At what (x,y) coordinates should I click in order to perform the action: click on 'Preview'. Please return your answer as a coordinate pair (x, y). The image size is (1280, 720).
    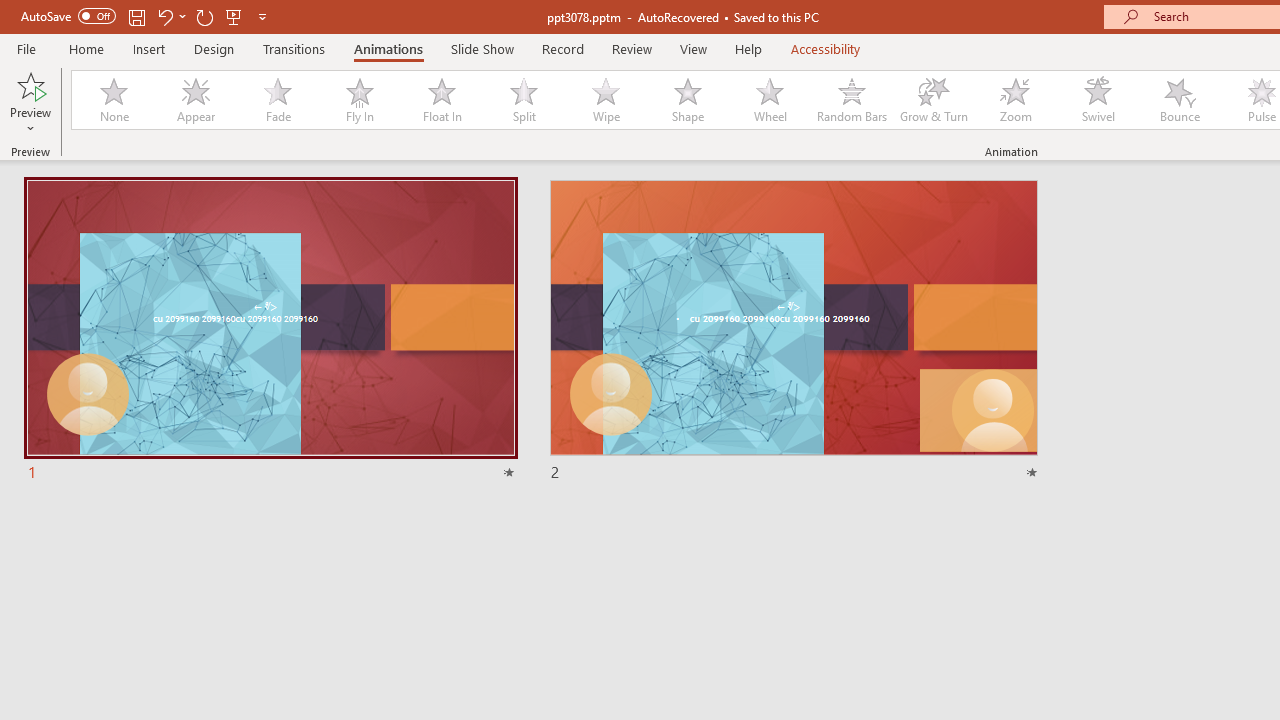
    Looking at the image, I should click on (30, 84).